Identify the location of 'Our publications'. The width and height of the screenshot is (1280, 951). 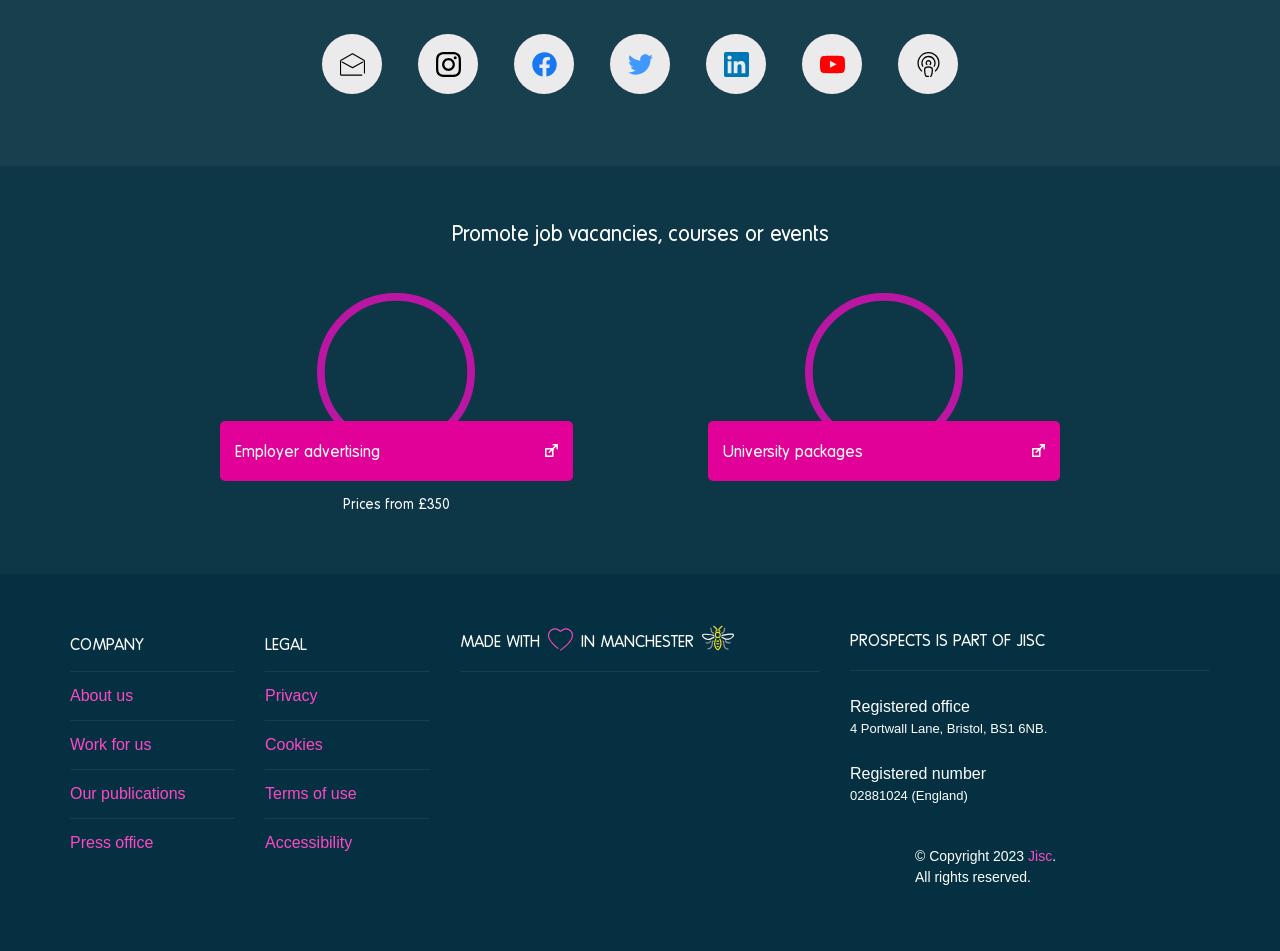
(126, 791).